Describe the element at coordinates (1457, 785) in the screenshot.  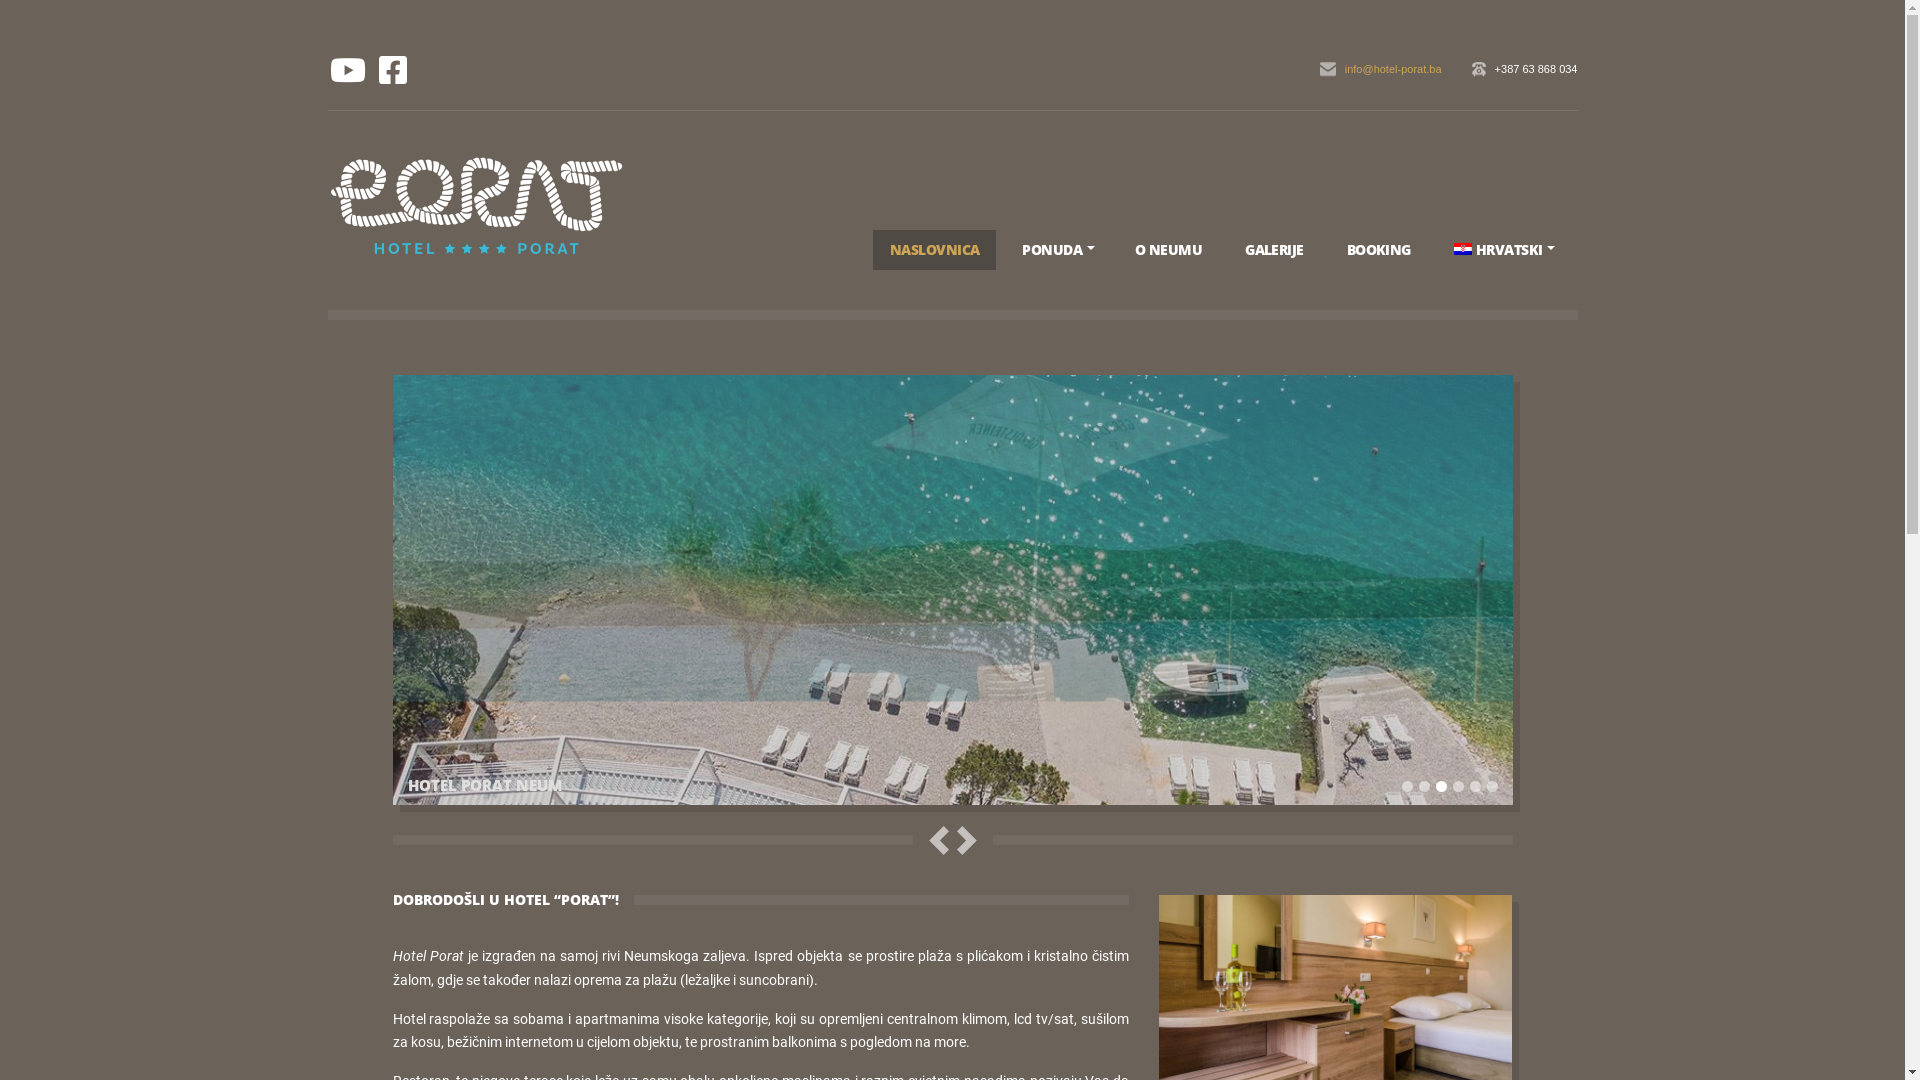
I see `'4'` at that location.